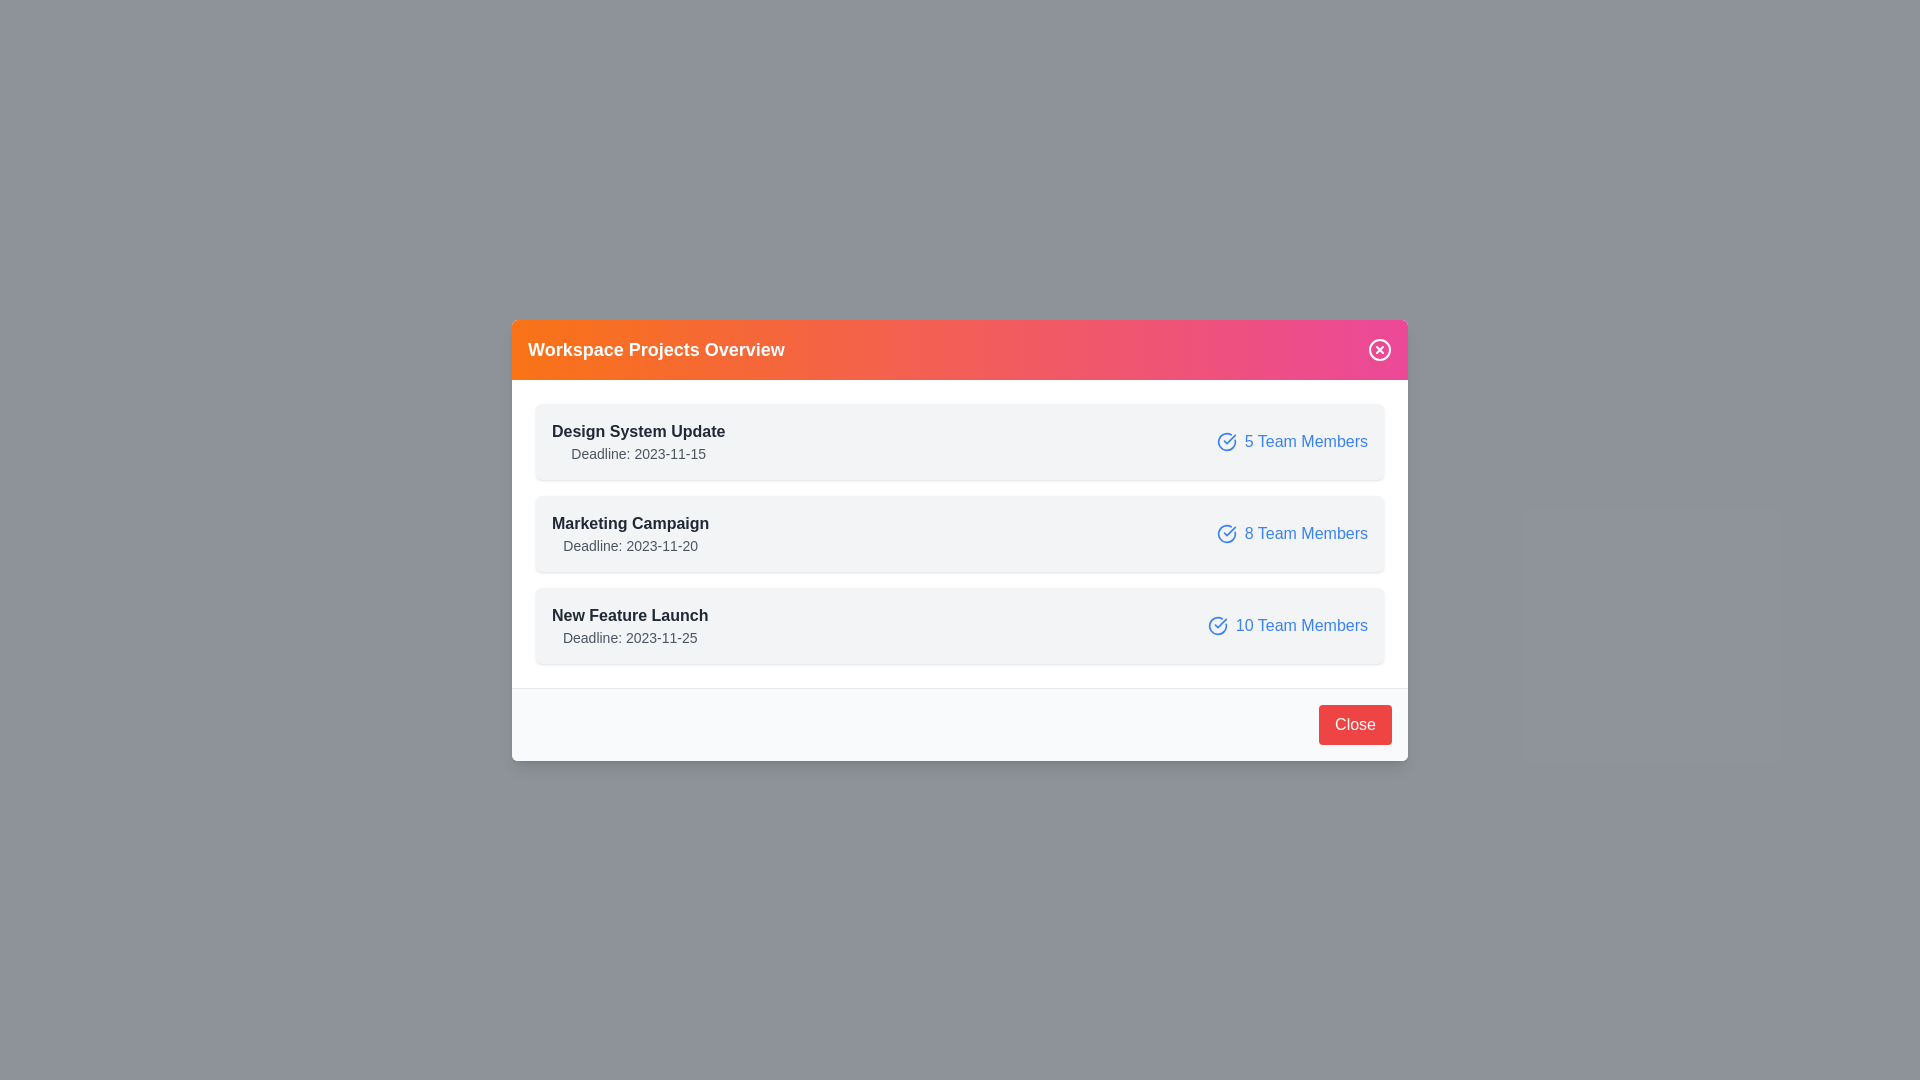  What do you see at coordinates (960, 624) in the screenshot?
I see `the project 'New Feature Launch' to inspect its details` at bounding box center [960, 624].